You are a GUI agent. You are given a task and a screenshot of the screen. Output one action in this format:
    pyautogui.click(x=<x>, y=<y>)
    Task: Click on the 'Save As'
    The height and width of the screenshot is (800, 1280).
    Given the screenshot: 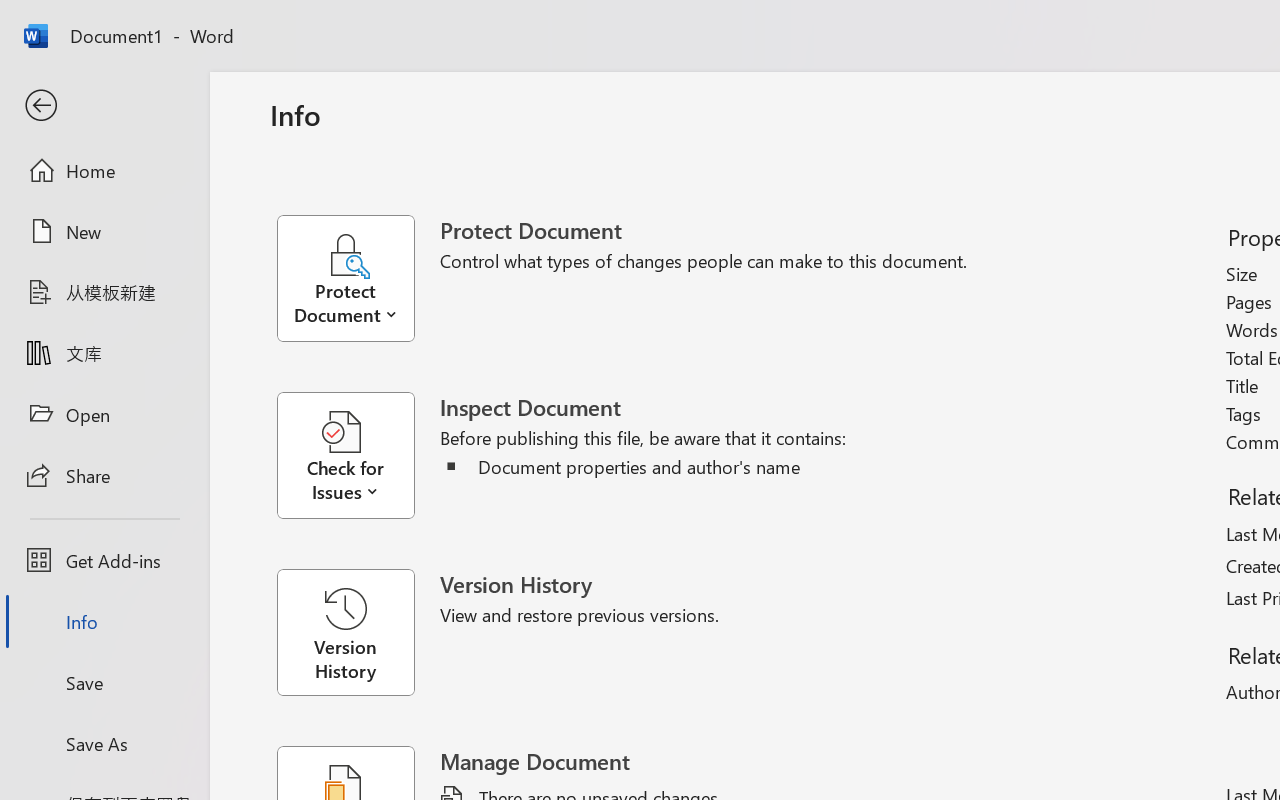 What is the action you would take?
    pyautogui.click(x=103, y=743)
    